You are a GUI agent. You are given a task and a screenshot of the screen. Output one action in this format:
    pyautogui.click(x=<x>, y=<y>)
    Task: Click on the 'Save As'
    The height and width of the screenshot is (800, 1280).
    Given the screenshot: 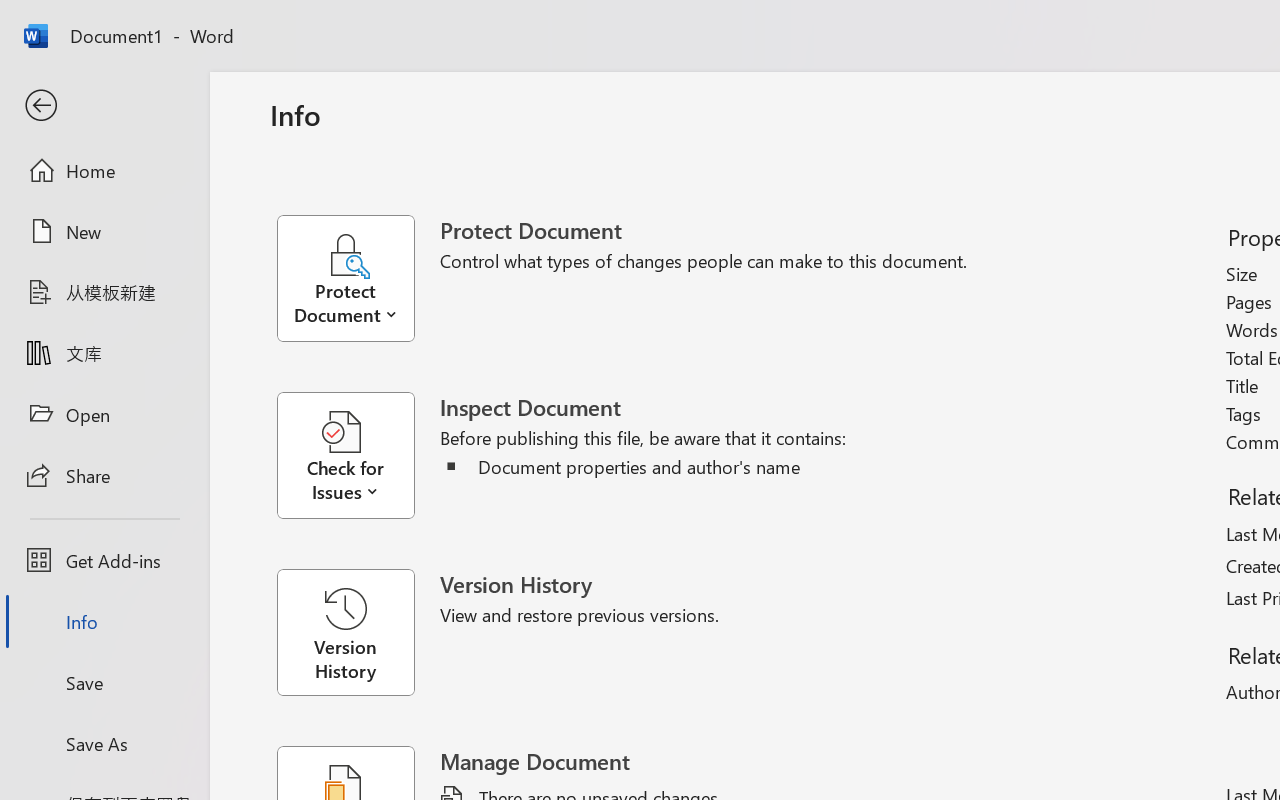 What is the action you would take?
    pyautogui.click(x=103, y=743)
    